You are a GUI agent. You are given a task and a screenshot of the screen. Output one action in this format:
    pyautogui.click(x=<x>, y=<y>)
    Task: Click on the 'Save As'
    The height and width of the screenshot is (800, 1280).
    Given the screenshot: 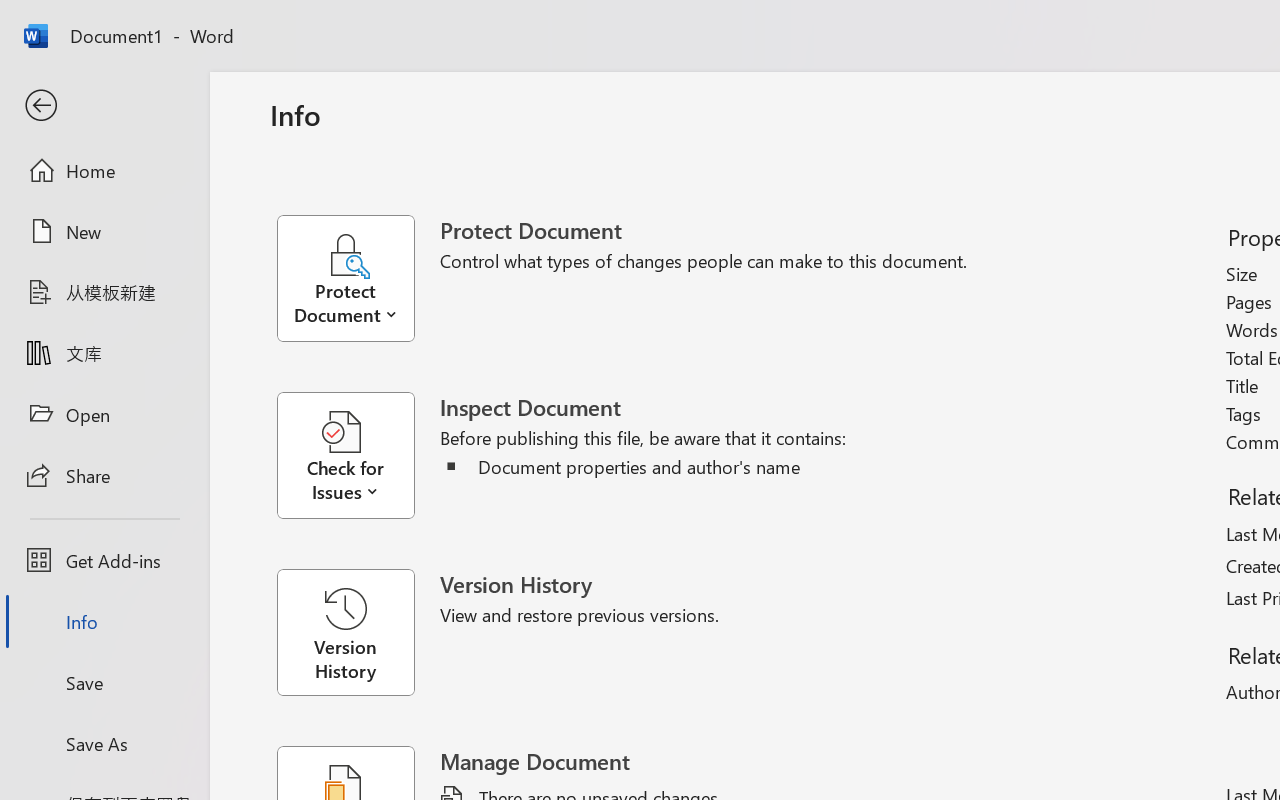 What is the action you would take?
    pyautogui.click(x=103, y=743)
    